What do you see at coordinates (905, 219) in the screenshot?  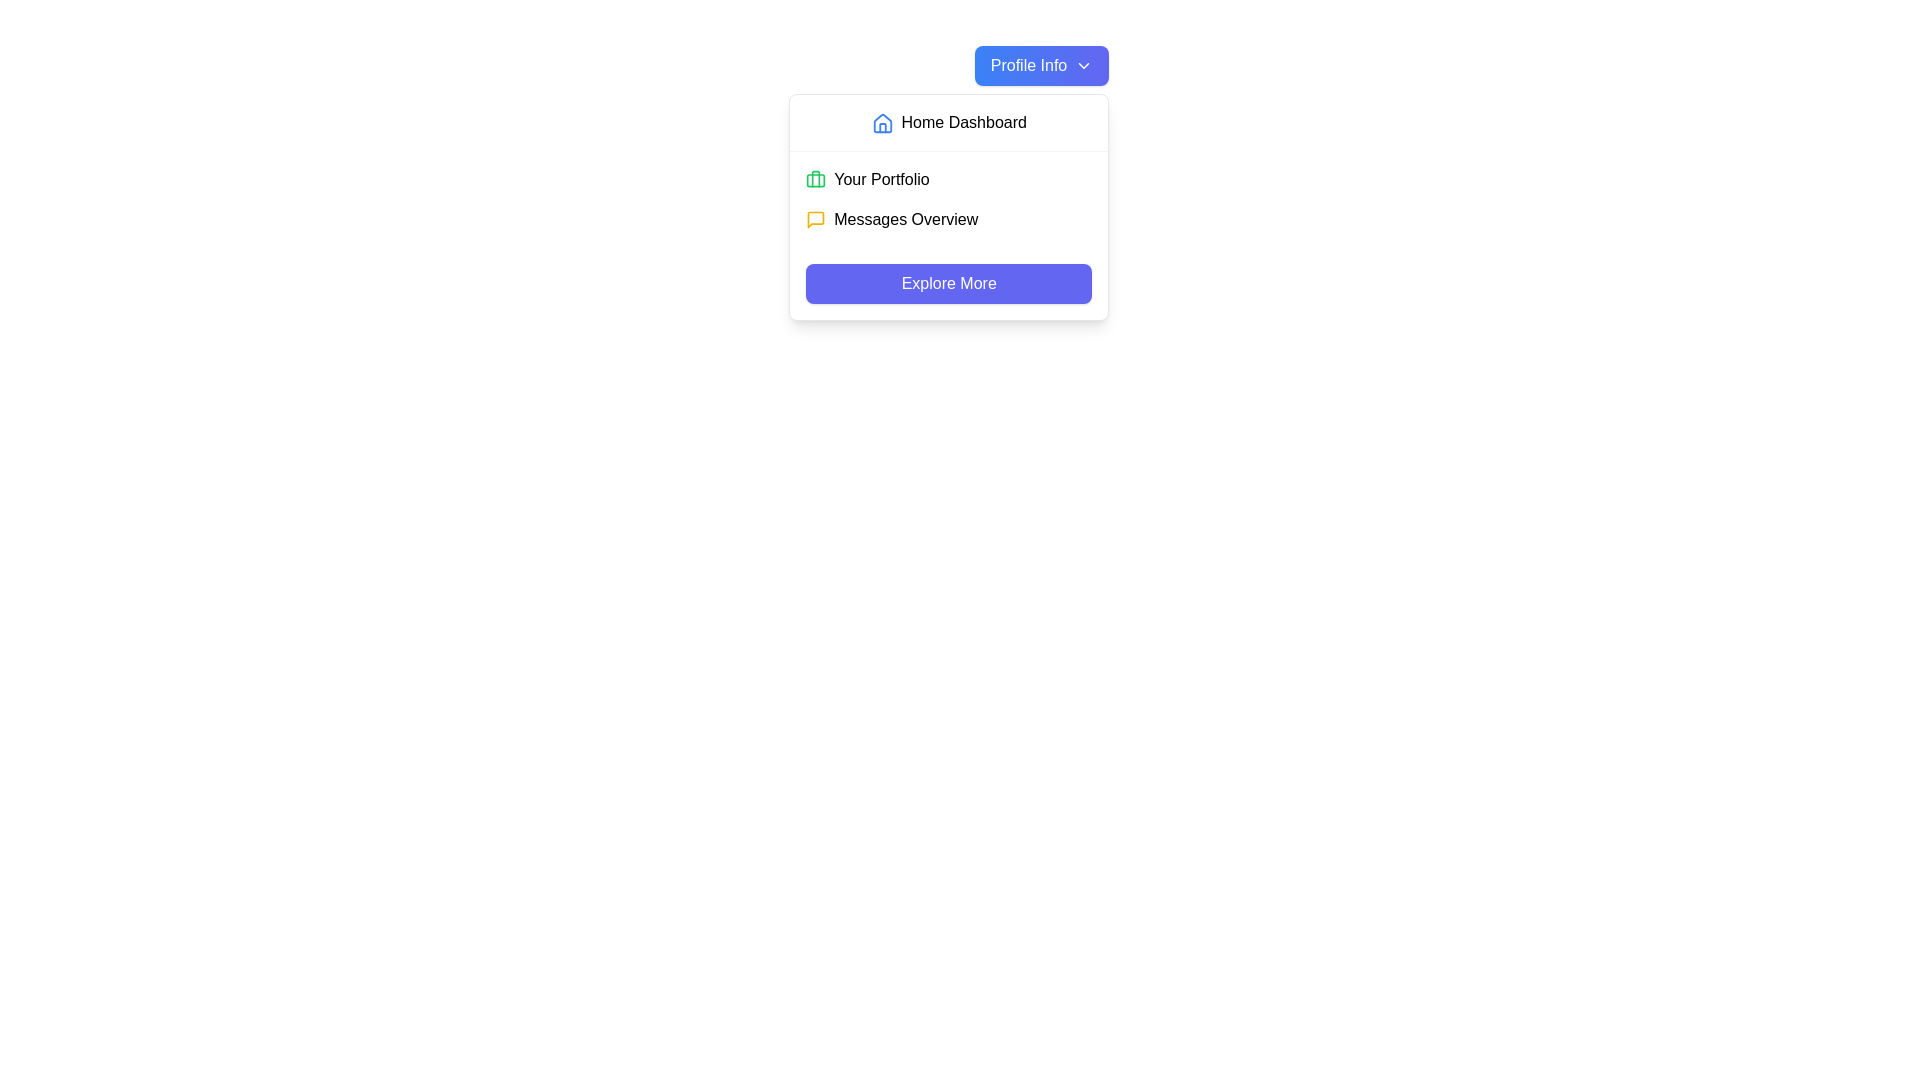 I see `the text label or navigation link located in the dropdown menu below 'Your Portfolio'` at bounding box center [905, 219].